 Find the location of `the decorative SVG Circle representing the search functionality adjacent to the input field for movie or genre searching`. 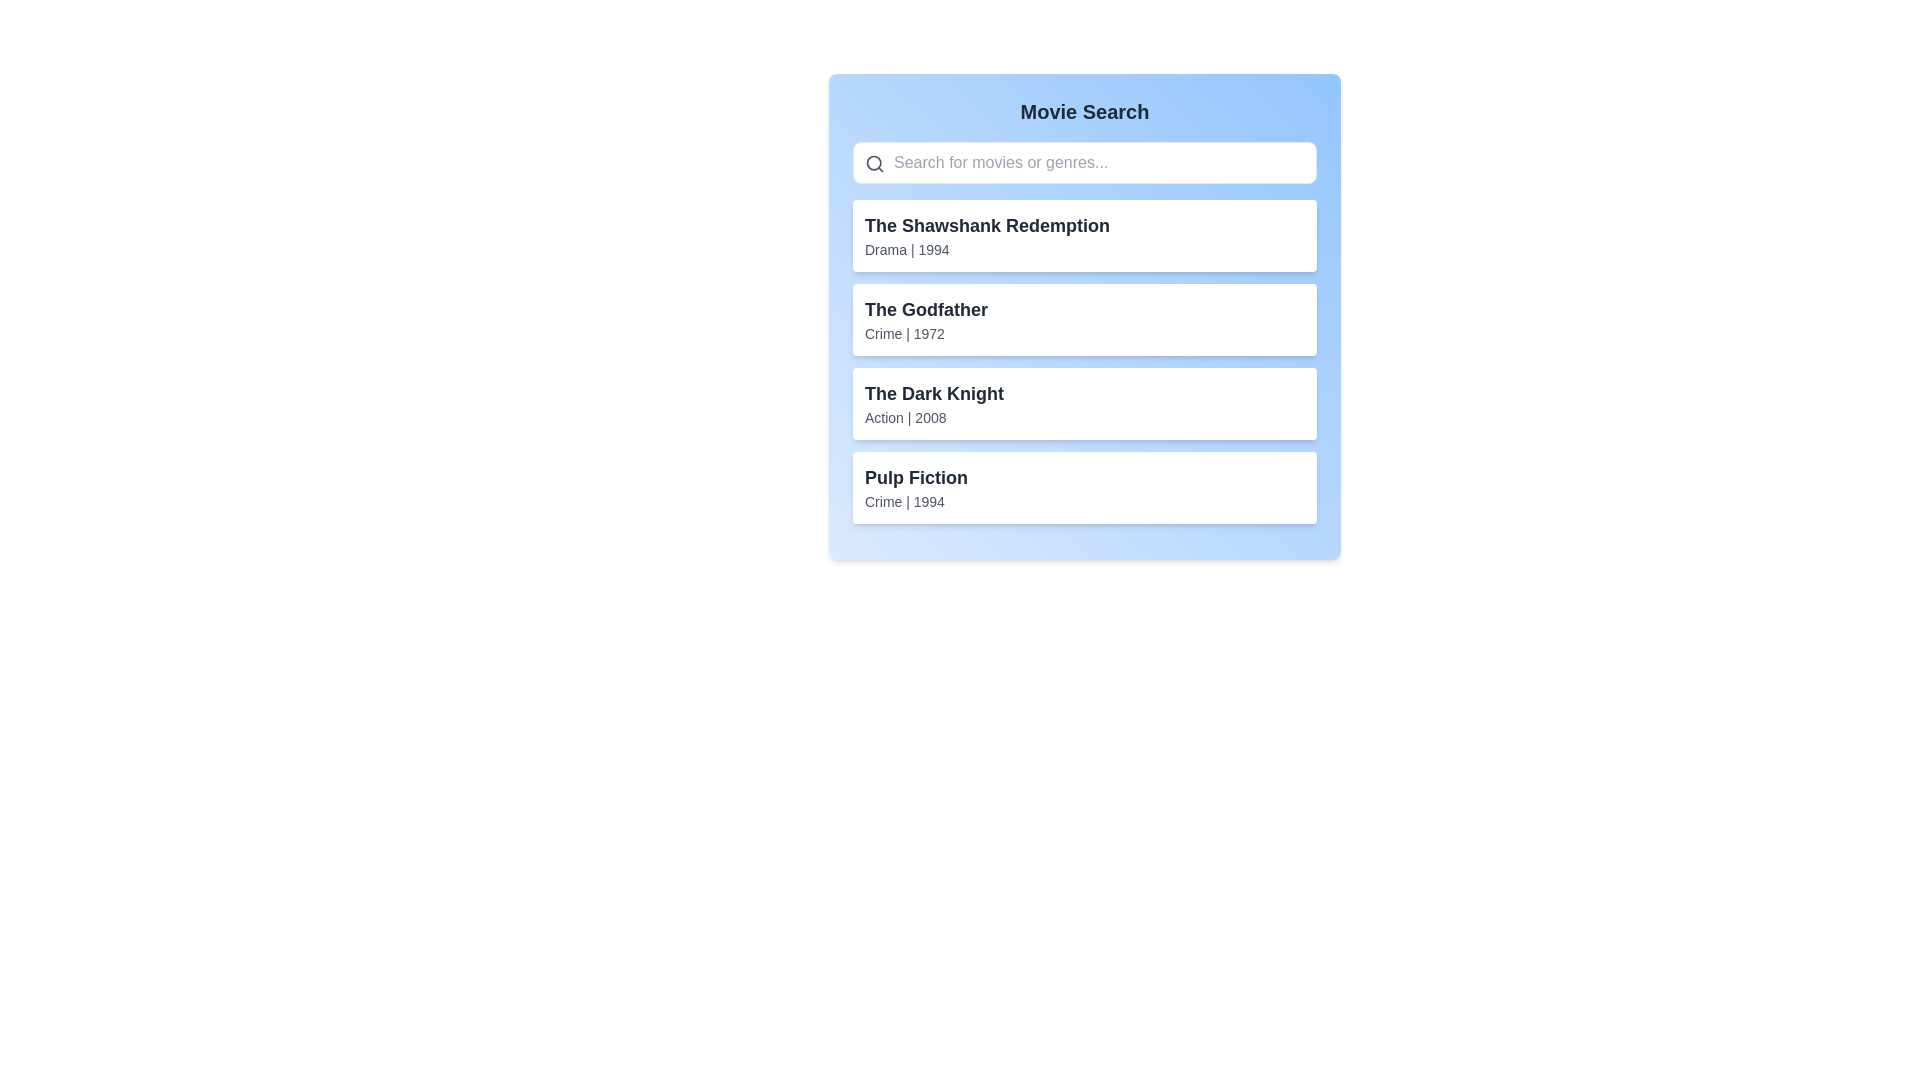

the decorative SVG Circle representing the search functionality adjacent to the input field for movie or genre searching is located at coordinates (874, 162).